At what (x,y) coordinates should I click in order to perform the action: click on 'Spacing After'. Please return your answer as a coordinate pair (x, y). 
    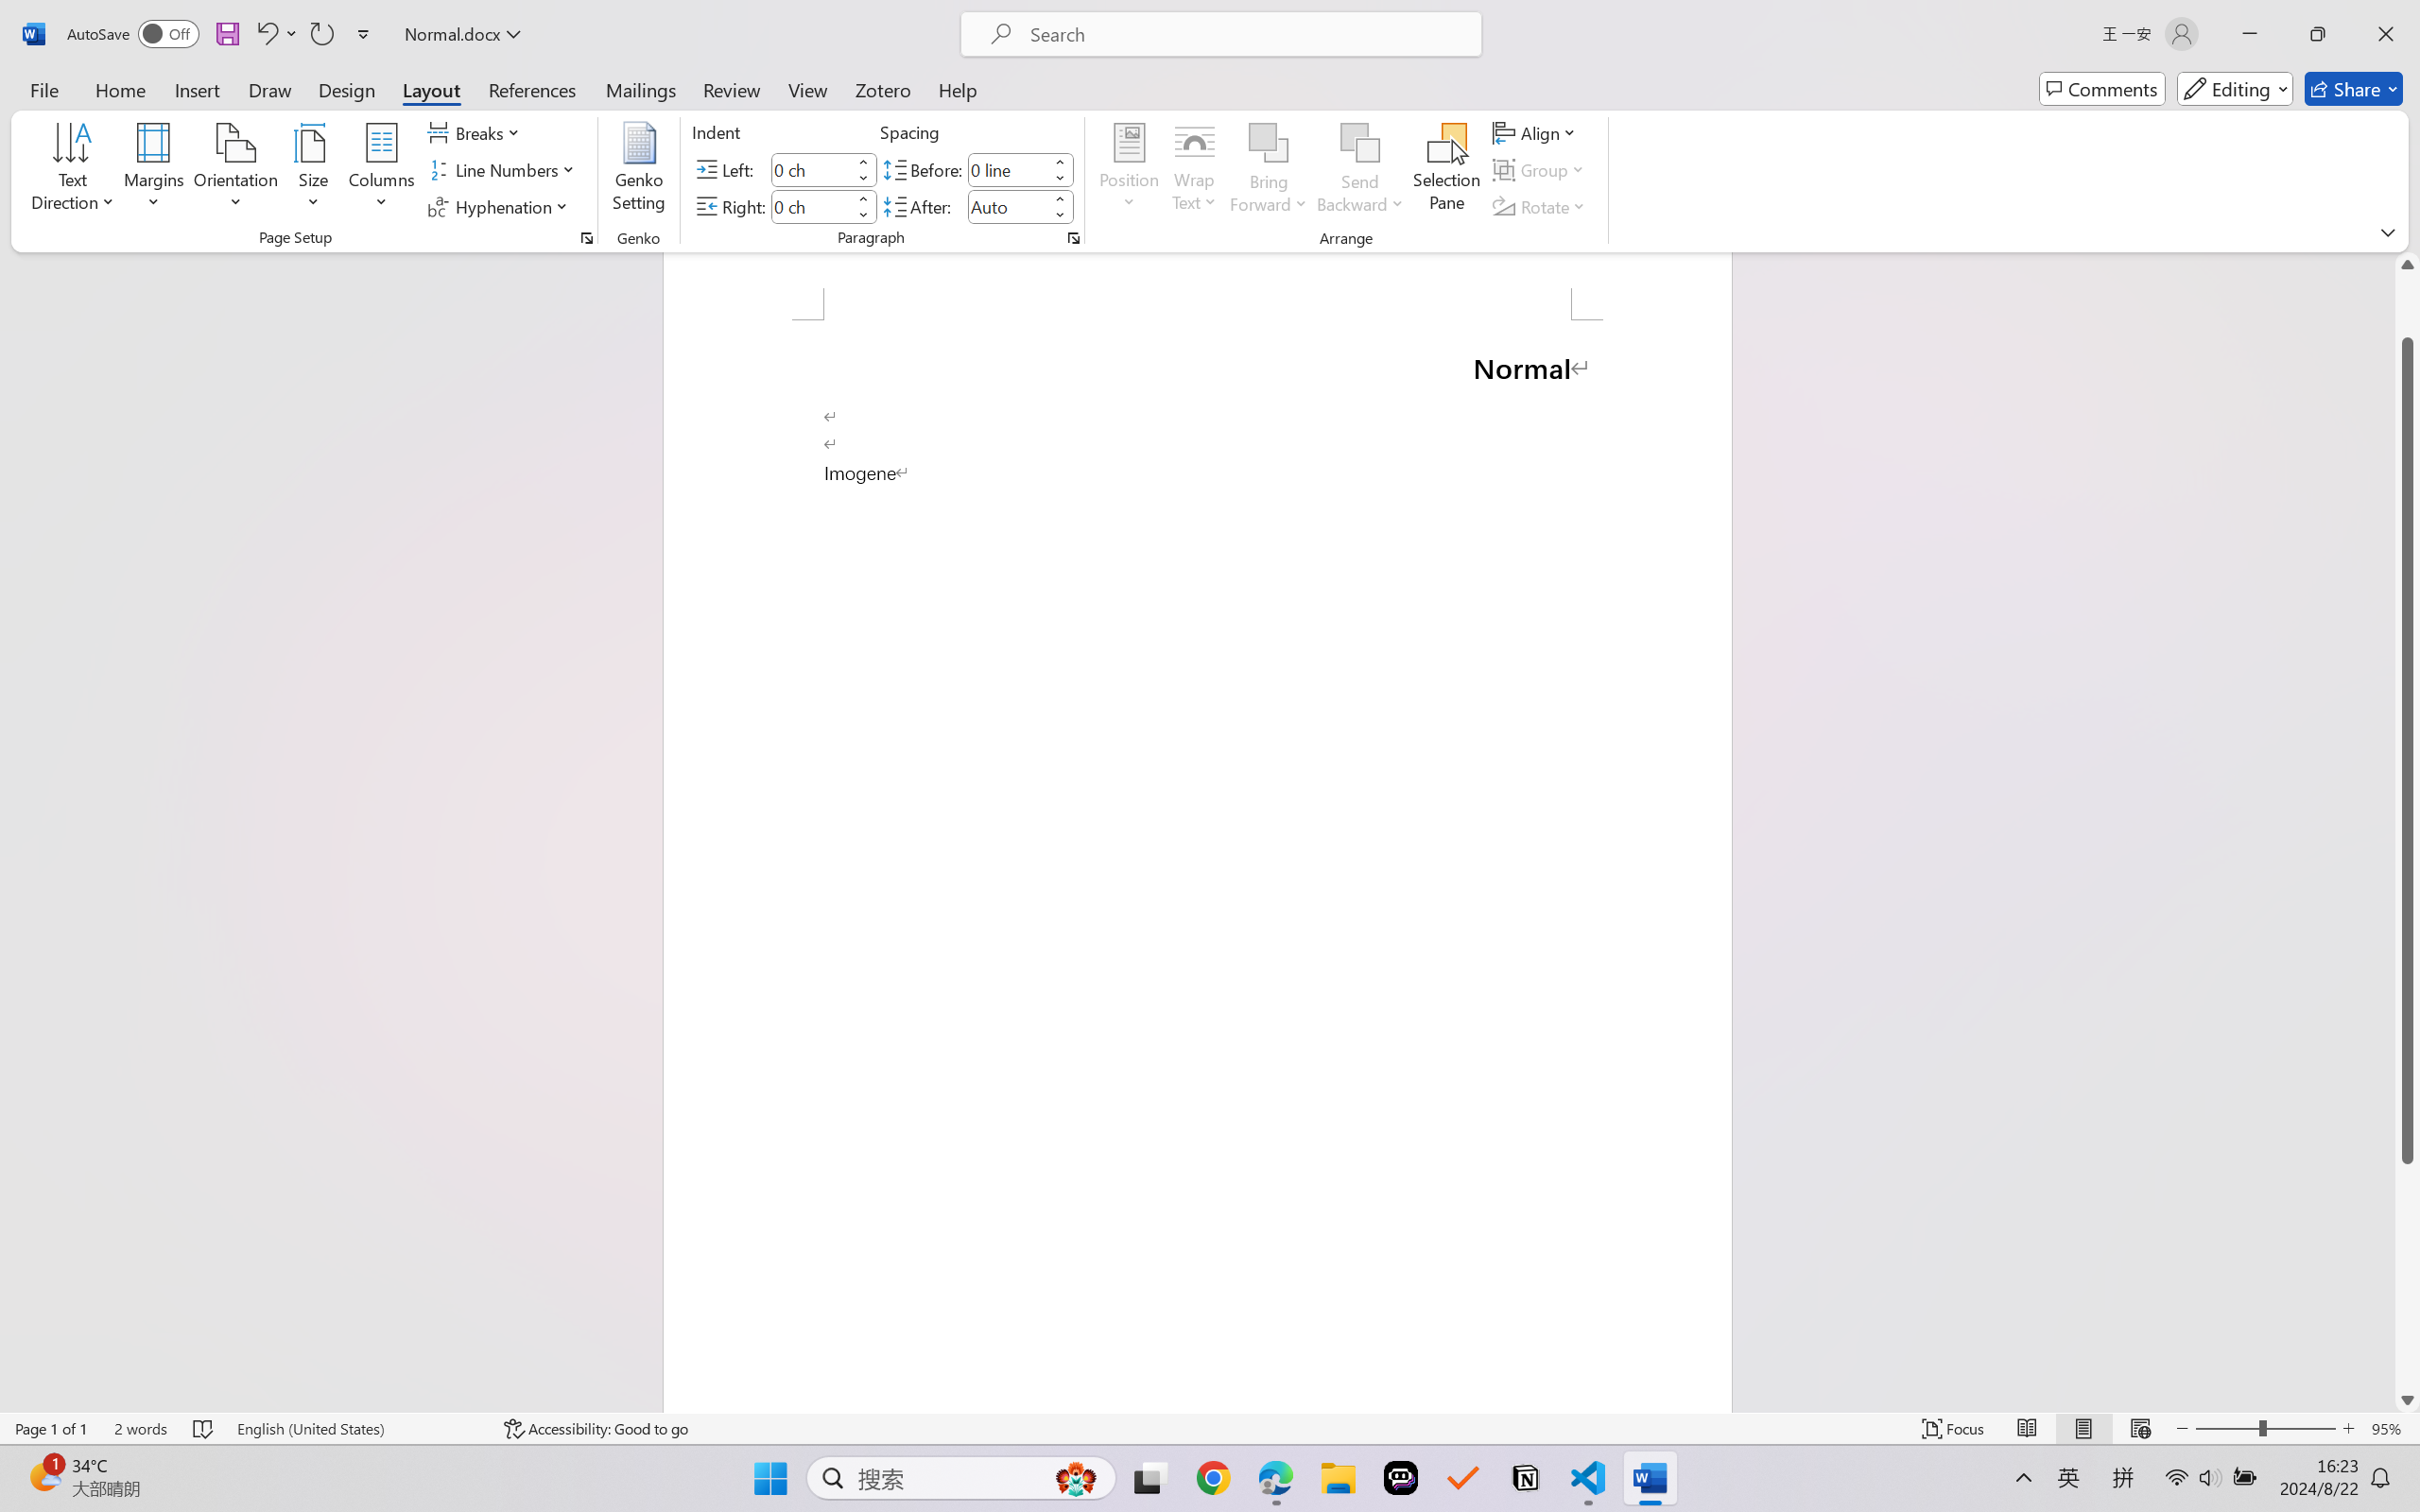
    Looking at the image, I should click on (1007, 205).